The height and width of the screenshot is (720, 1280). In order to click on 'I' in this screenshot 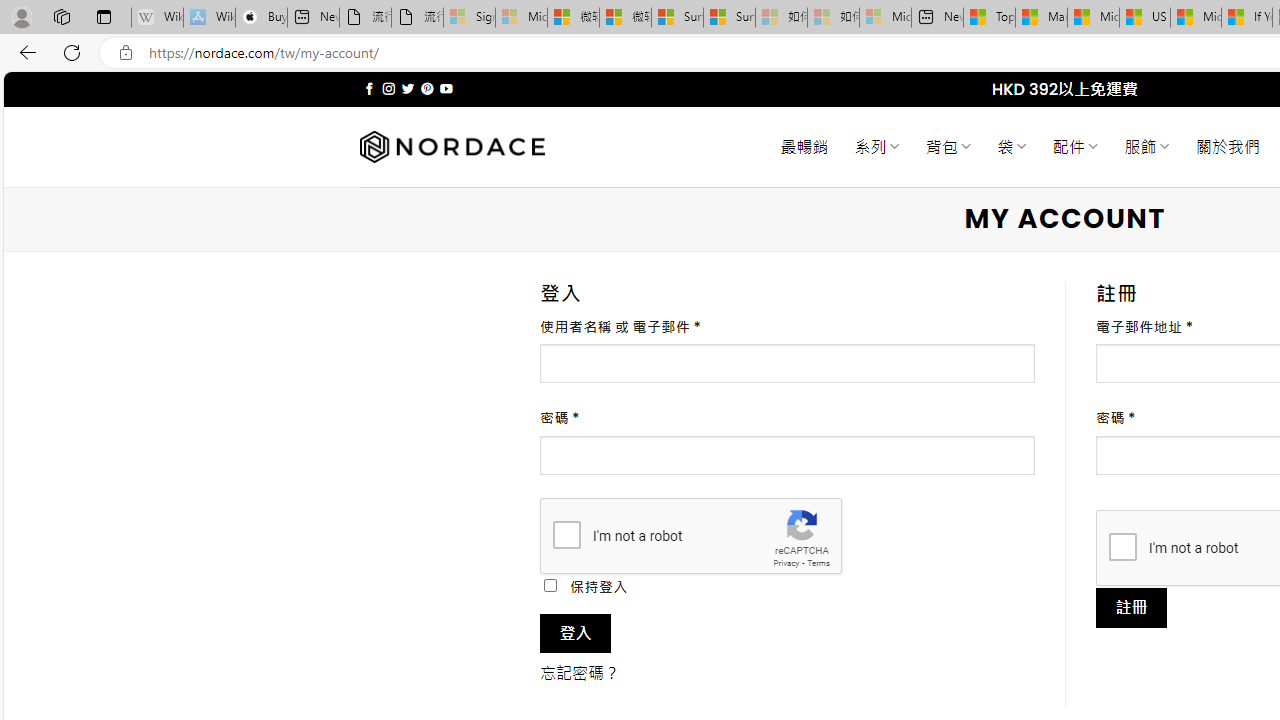, I will do `click(1122, 546)`.